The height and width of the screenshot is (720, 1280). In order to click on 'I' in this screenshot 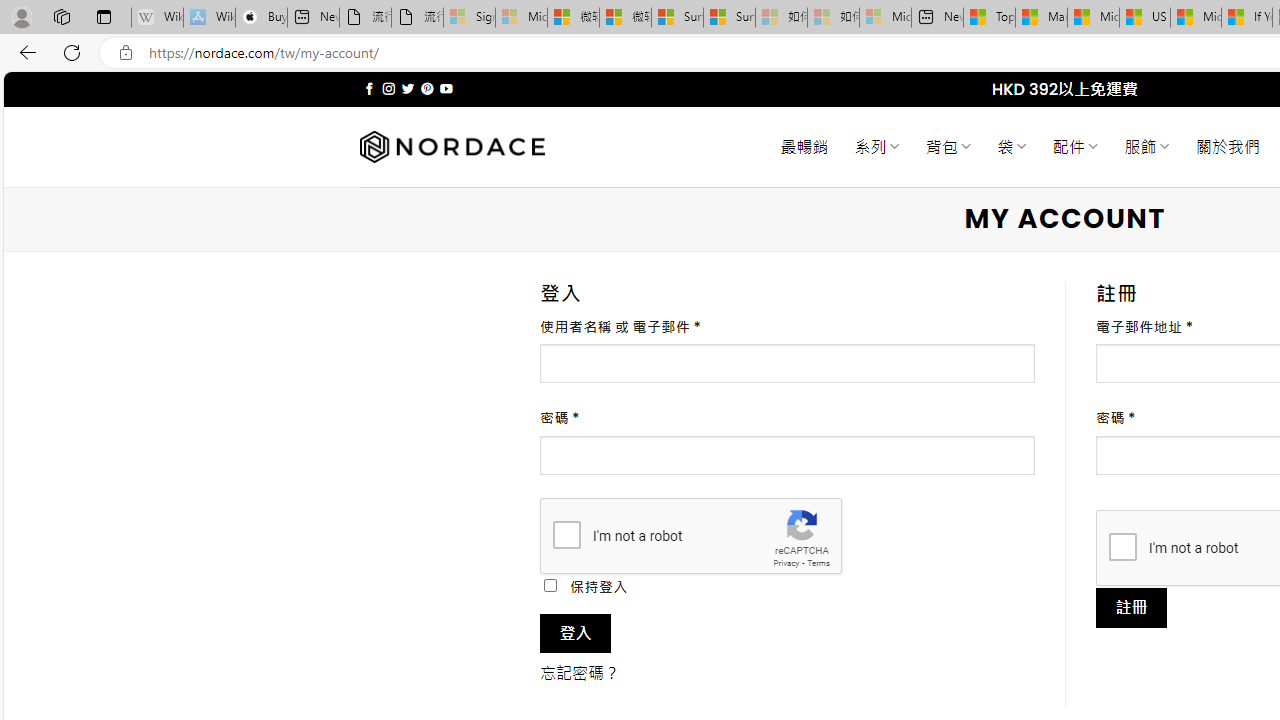, I will do `click(1122, 546)`.